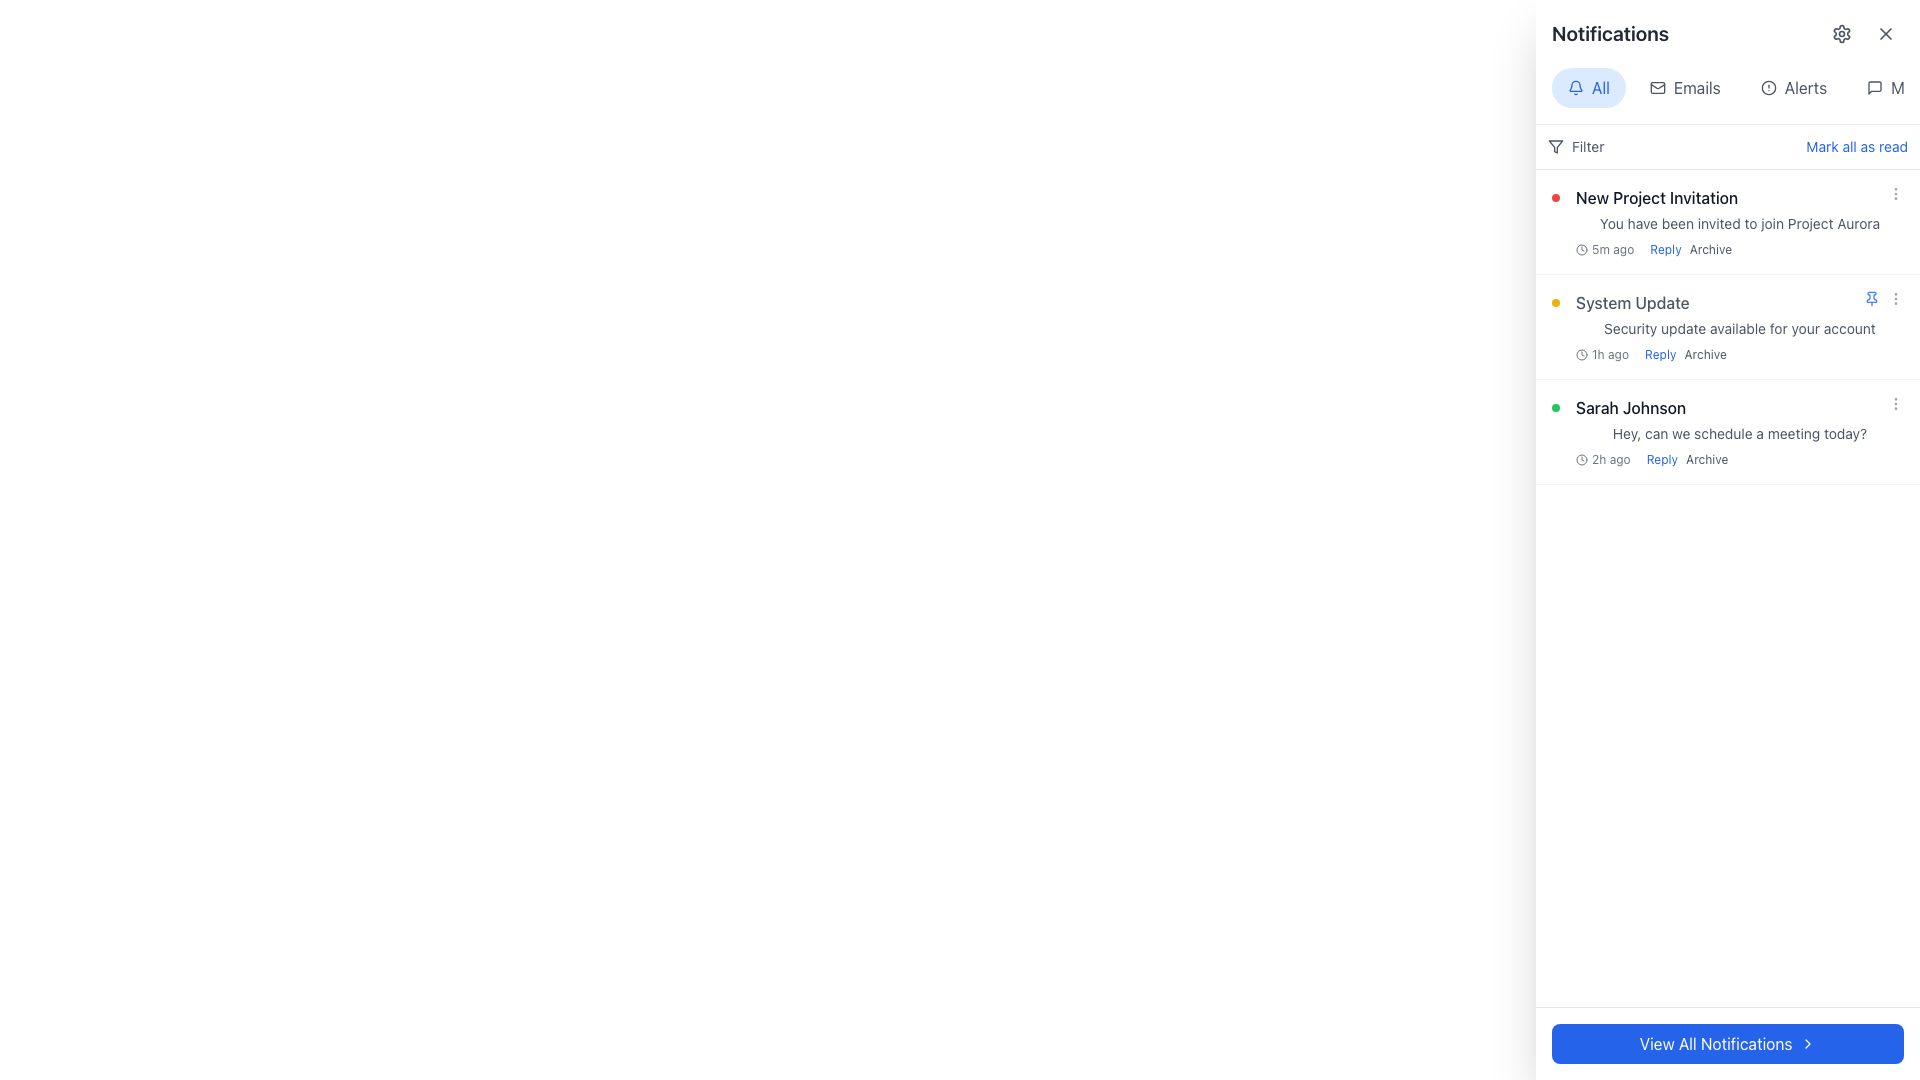 This screenshot has height=1080, width=1920. What do you see at coordinates (1738, 431) in the screenshot?
I see `the notification entry from 'Sarah Johnson' indicating 'Hey, can we schedule a meeting today?' in the Notifications panel, located in the third position of the list` at bounding box center [1738, 431].